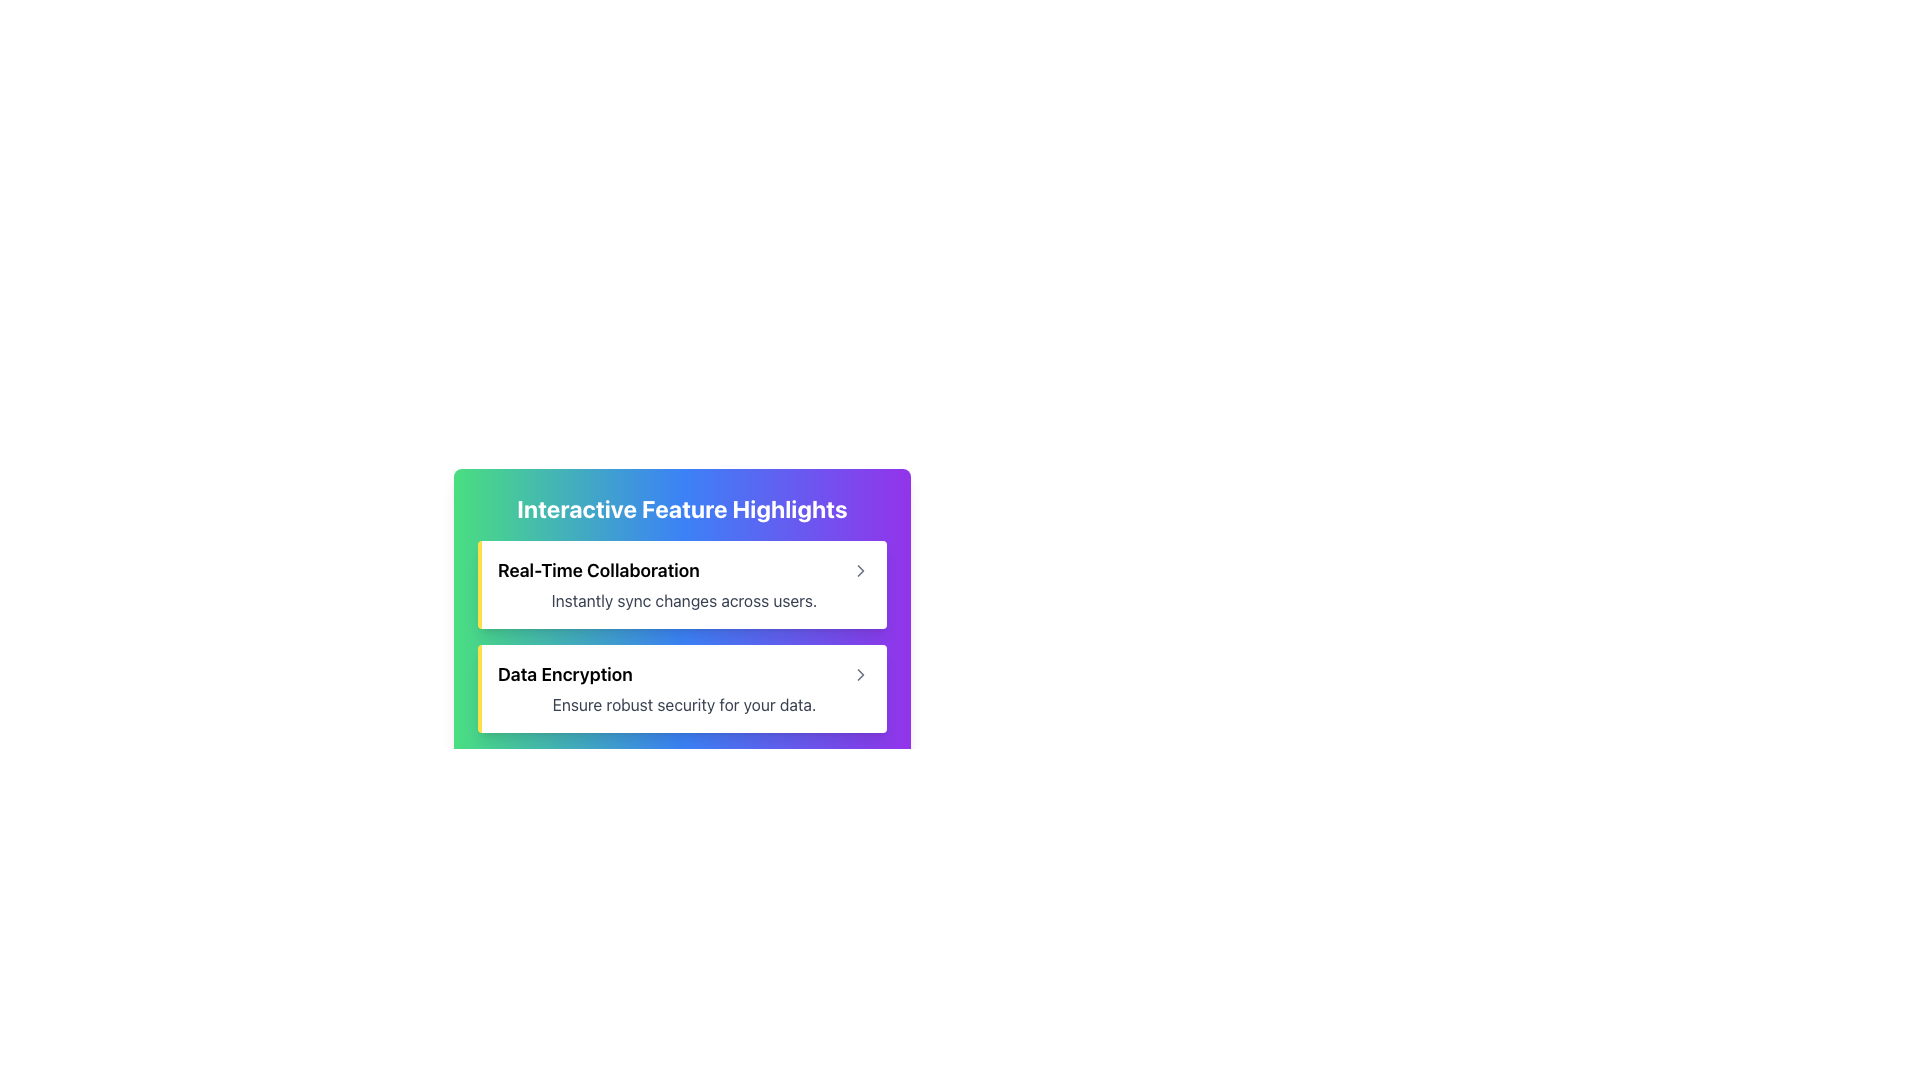 Image resolution: width=1920 pixels, height=1080 pixels. What do you see at coordinates (597, 570) in the screenshot?
I see `the 'Real-Time Collaboration' text label located at the top left corner of the 'Interactive Feature Highlights' card` at bounding box center [597, 570].